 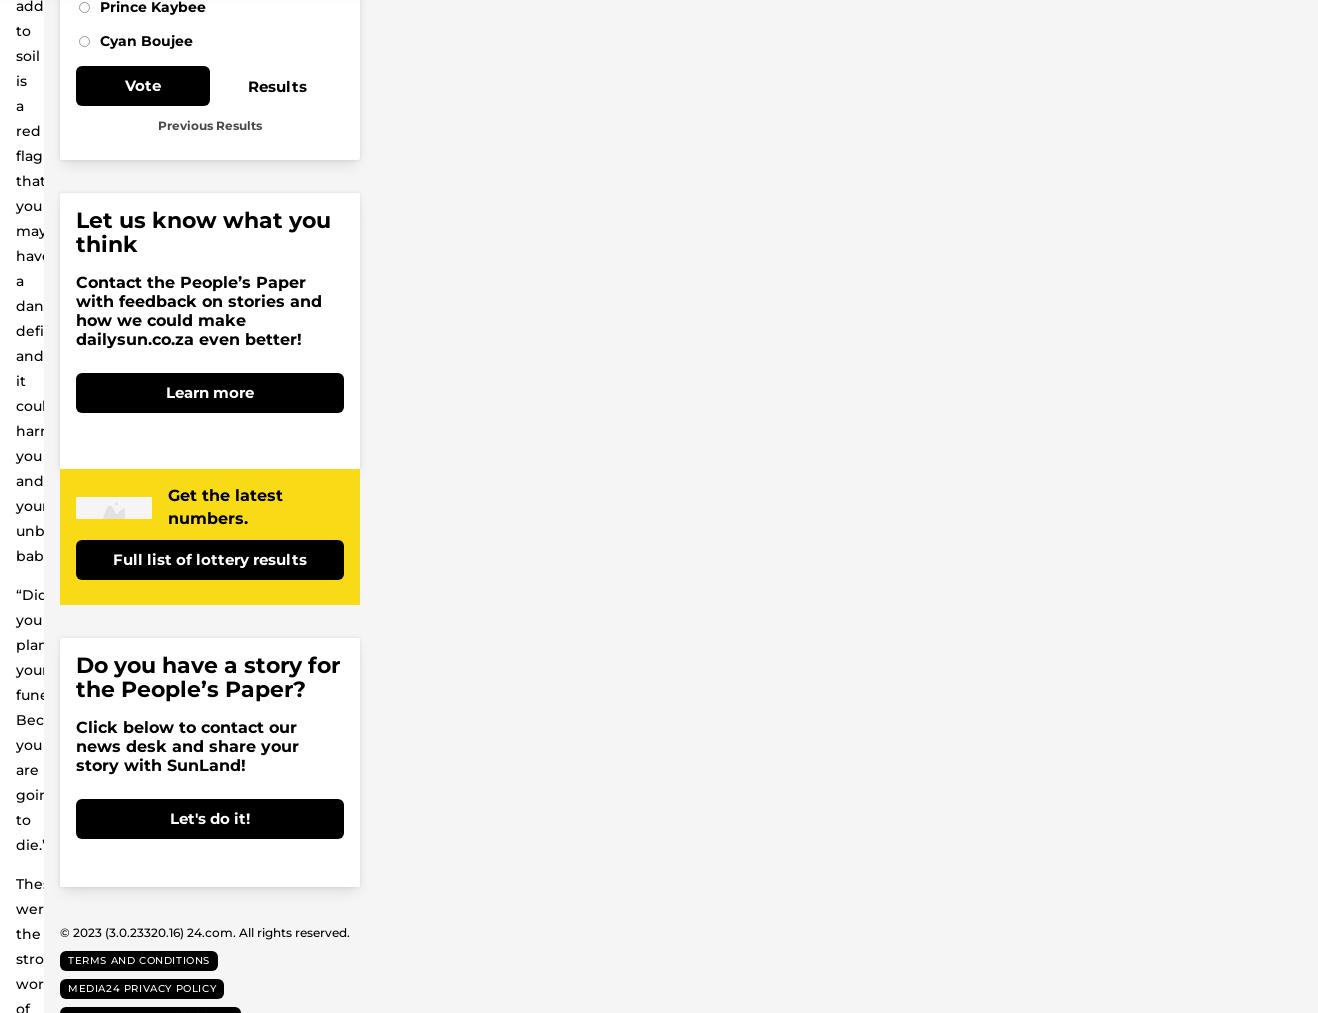 What do you see at coordinates (275, 84) in the screenshot?
I see `'Results'` at bounding box center [275, 84].